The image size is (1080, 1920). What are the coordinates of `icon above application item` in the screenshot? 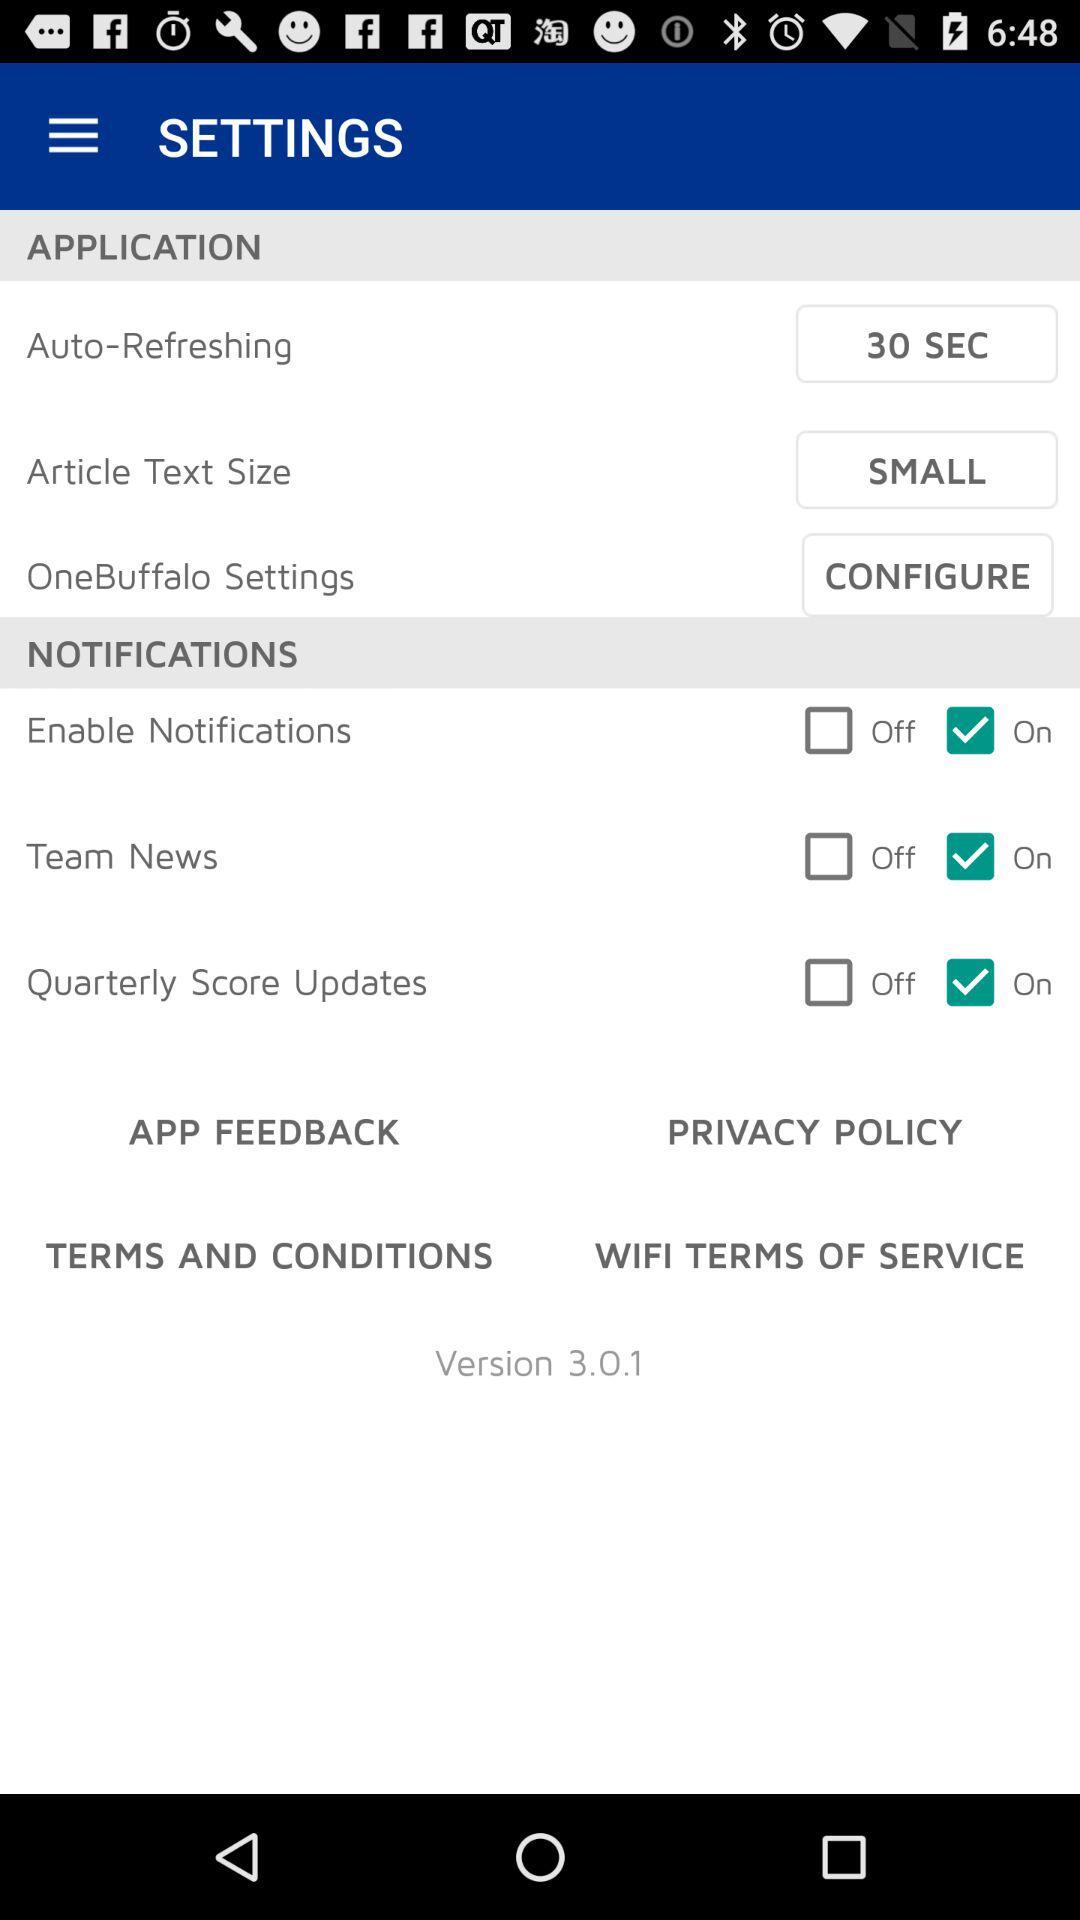 It's located at (72, 135).